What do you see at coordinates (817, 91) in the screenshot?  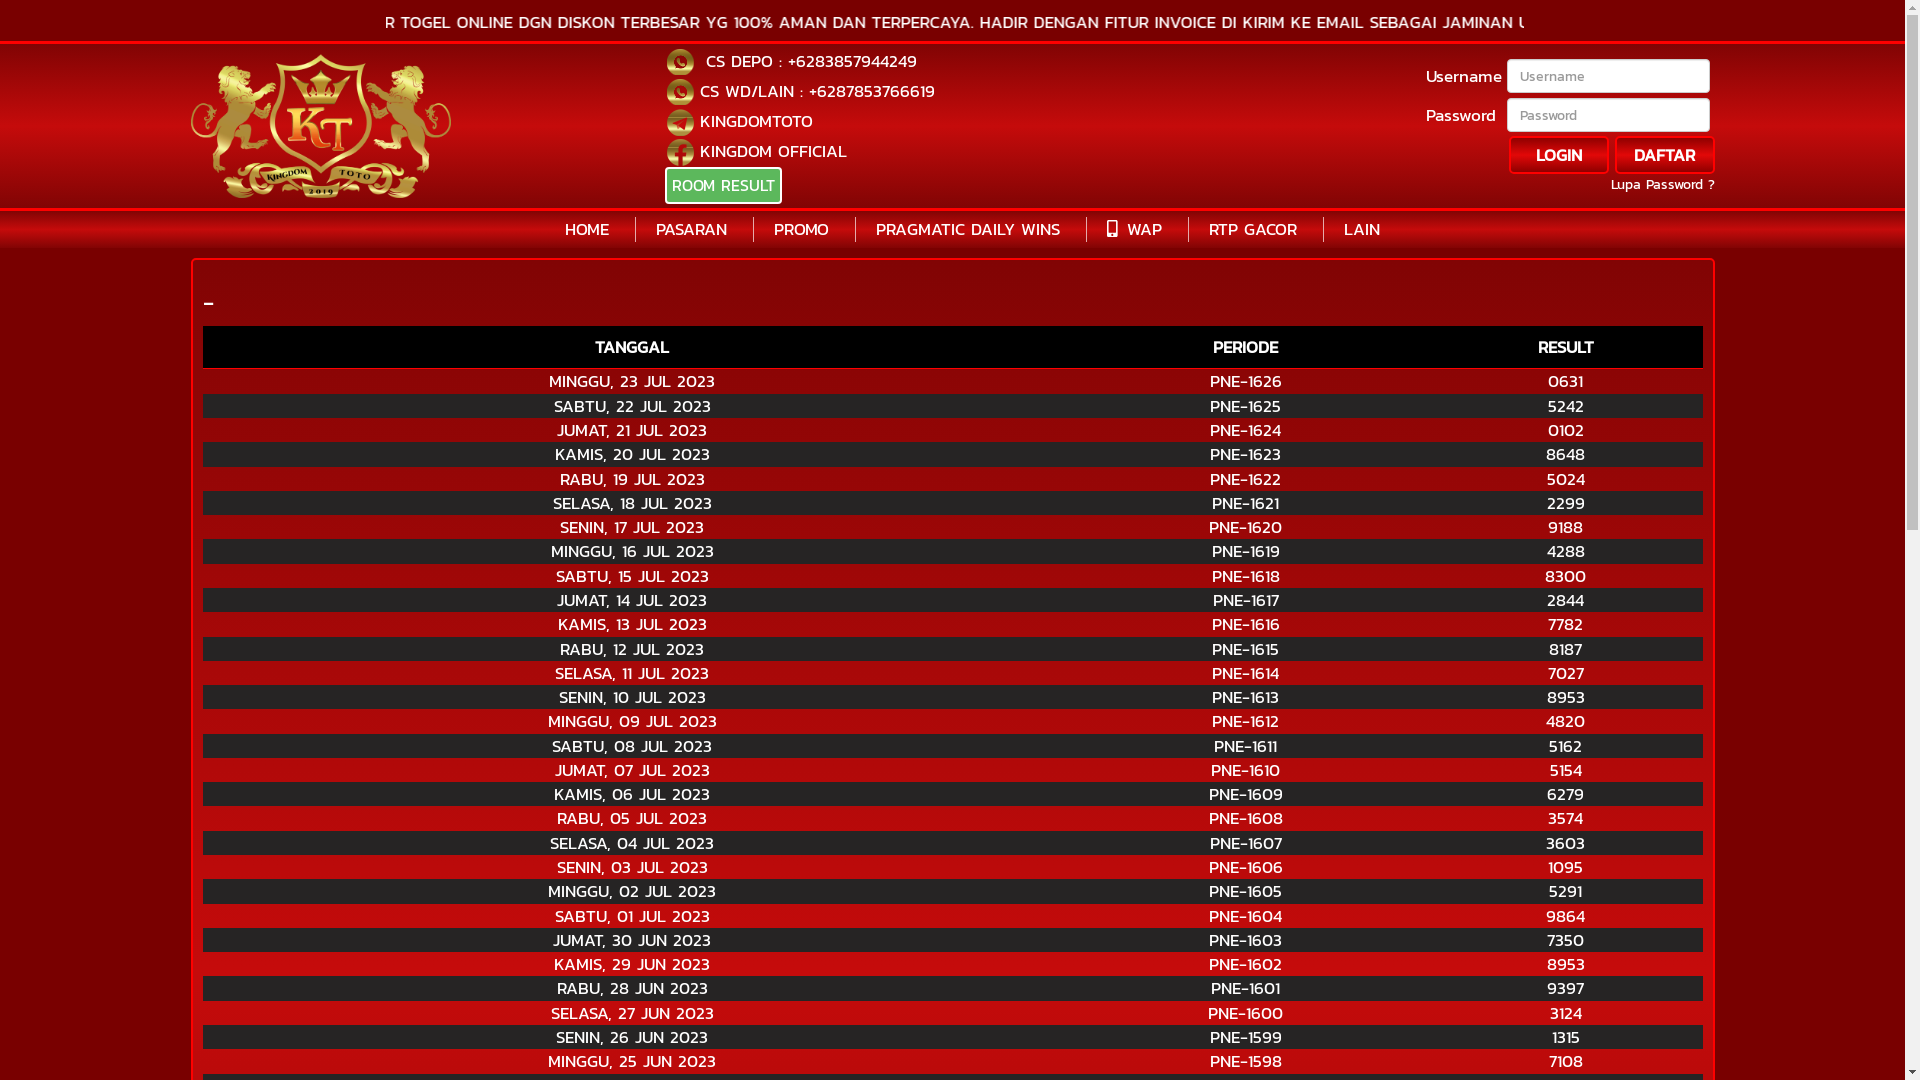 I see `'CS WD/LAIN : +6287853766619'` at bounding box center [817, 91].